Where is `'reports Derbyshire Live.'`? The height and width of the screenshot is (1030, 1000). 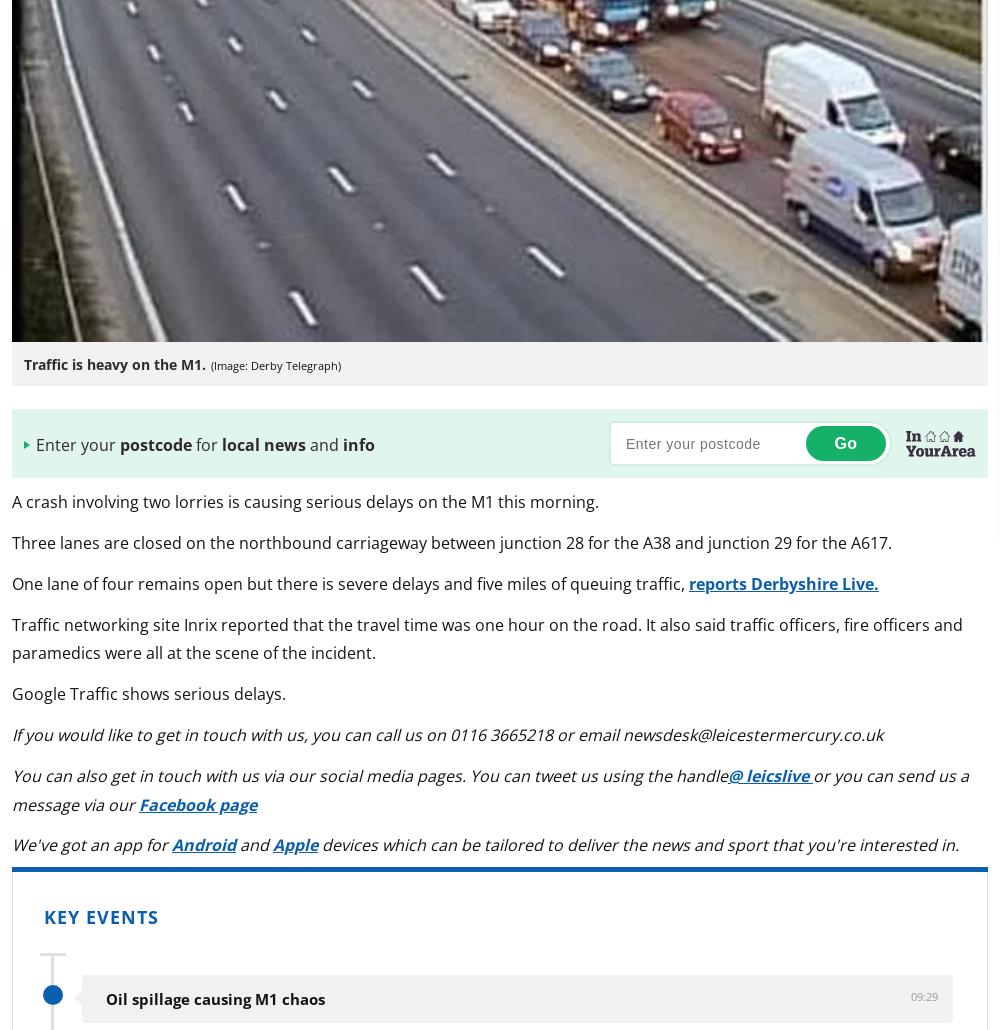
'reports Derbyshire Live.' is located at coordinates (784, 582).